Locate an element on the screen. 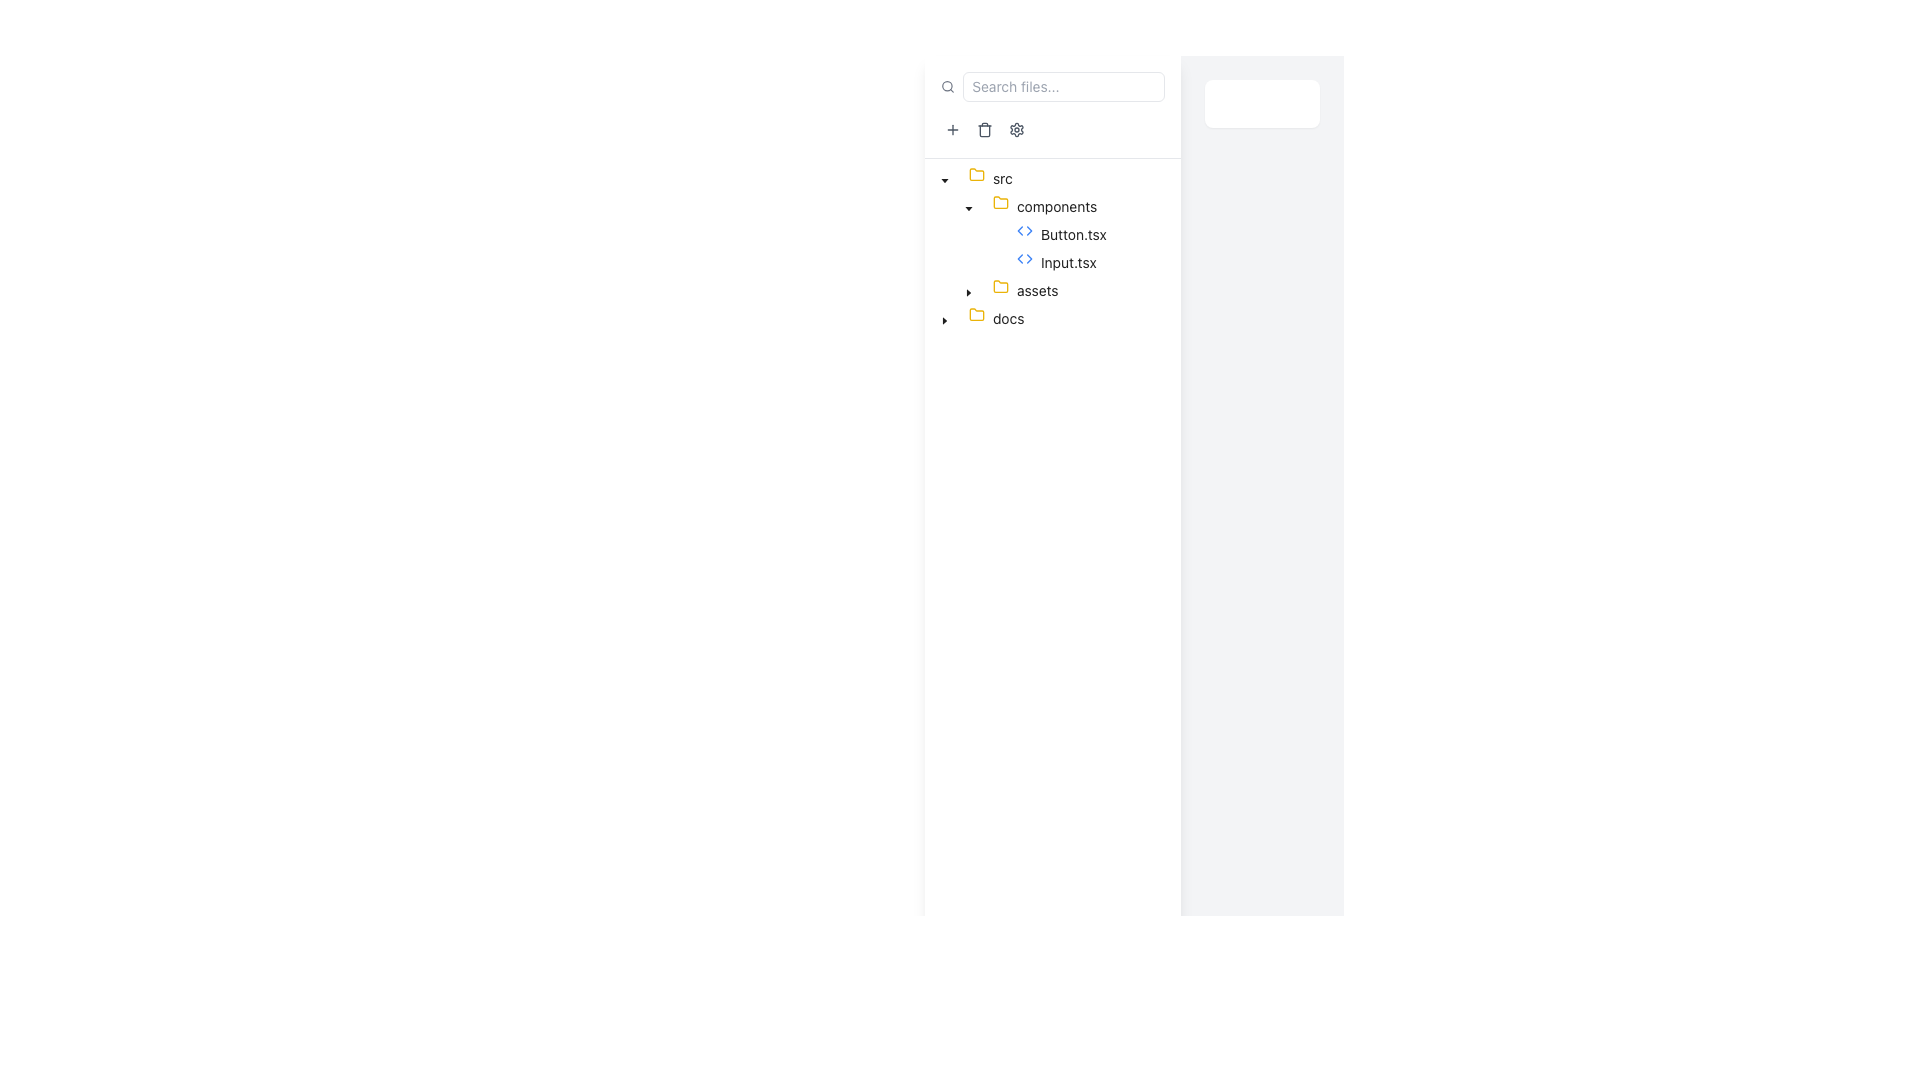 The image size is (1920, 1080). the list item labeled 'Input.tsx' with a code symbol icon is located at coordinates (1055, 261).